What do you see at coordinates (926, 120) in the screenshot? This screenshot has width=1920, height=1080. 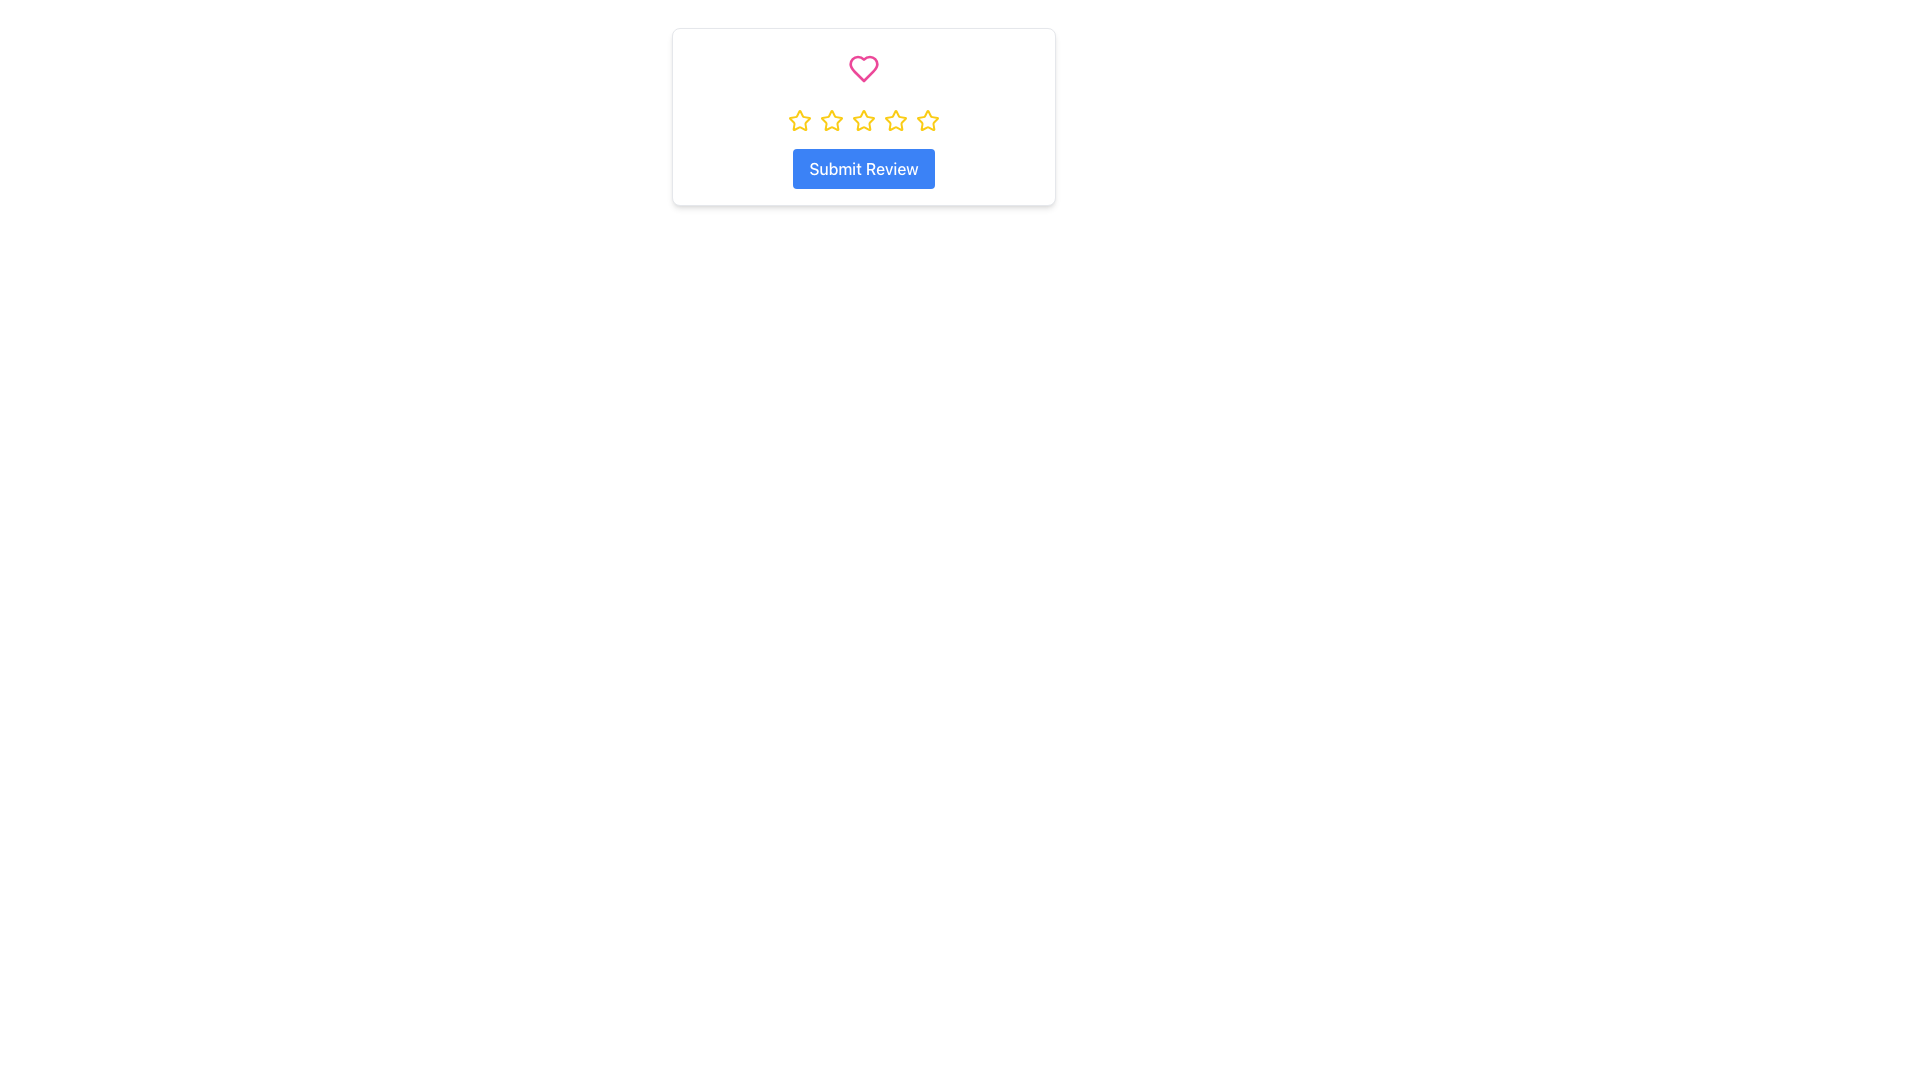 I see `the fifth yellow star icon in the horizontal sequence of five stars, which is located below a heart icon and above the 'Submit Review' button` at bounding box center [926, 120].